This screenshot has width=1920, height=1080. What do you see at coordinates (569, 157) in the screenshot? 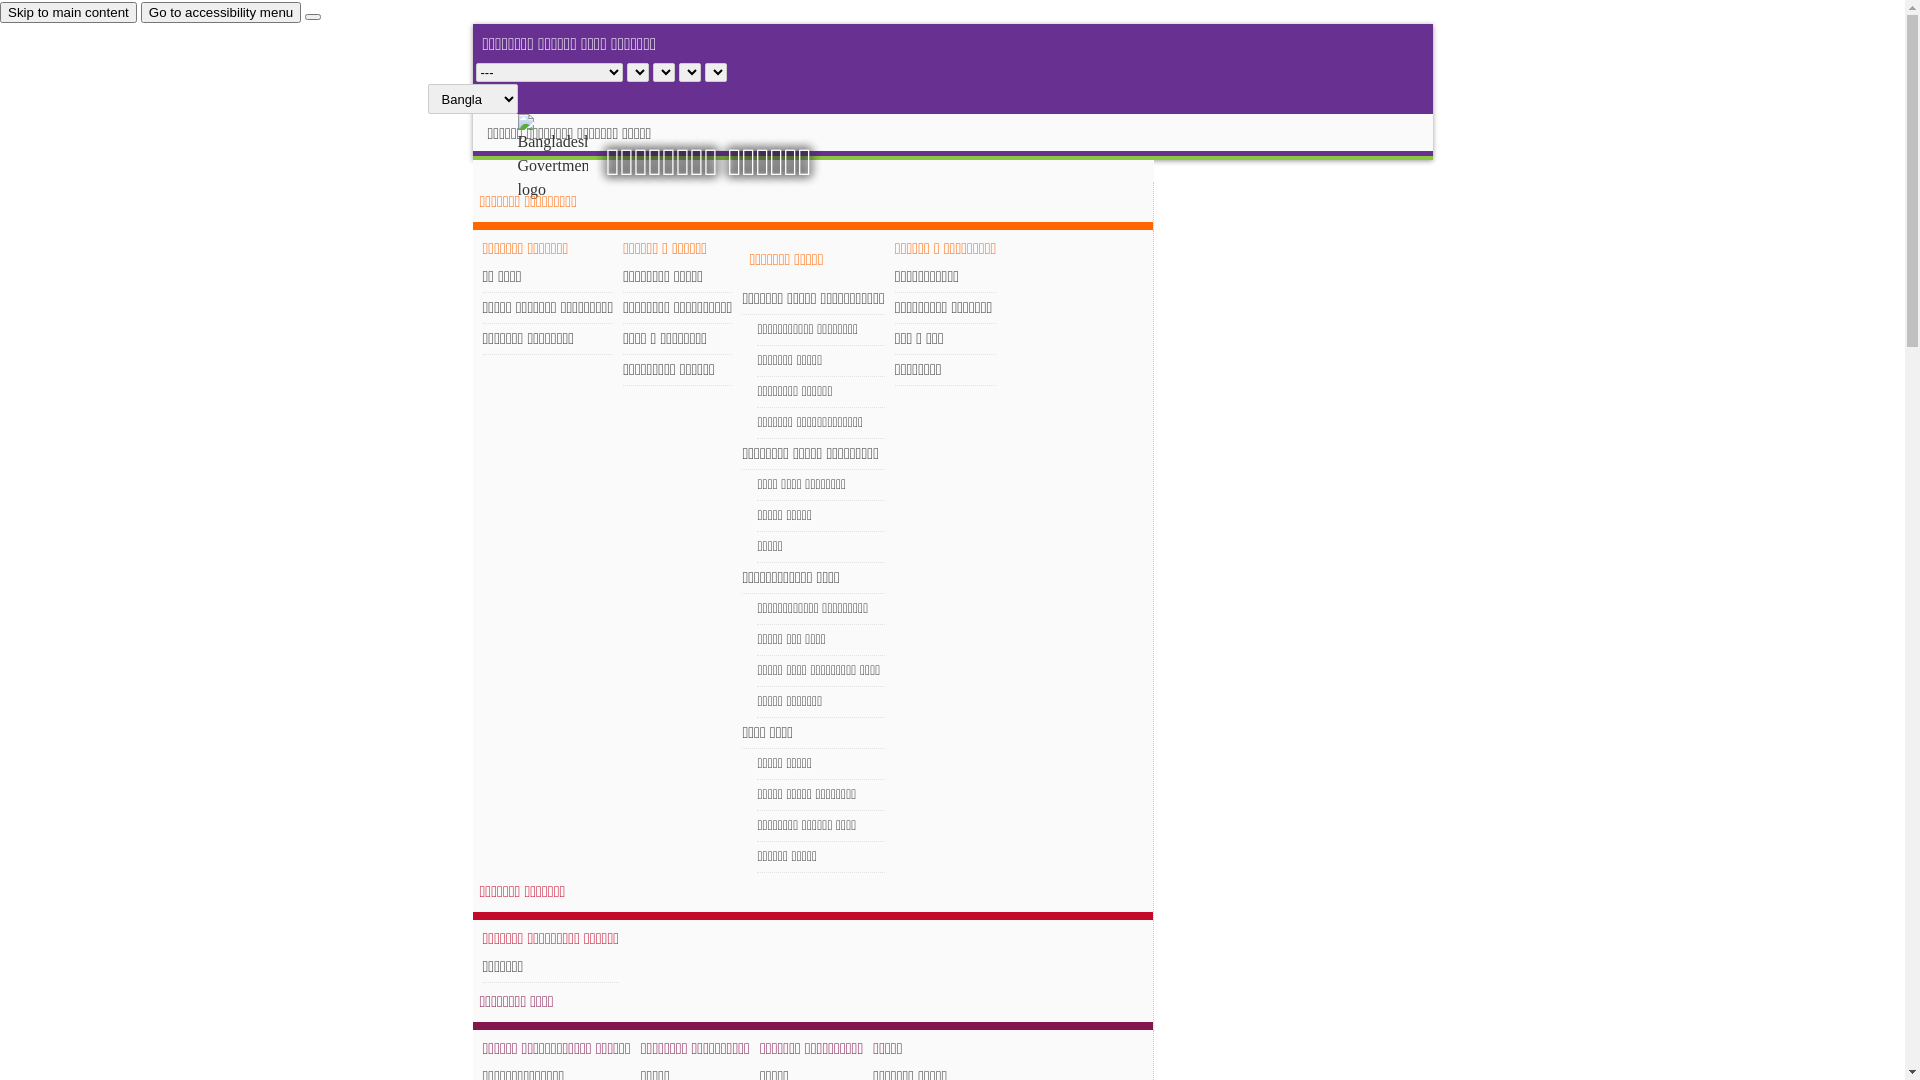
I see `'` at bounding box center [569, 157].